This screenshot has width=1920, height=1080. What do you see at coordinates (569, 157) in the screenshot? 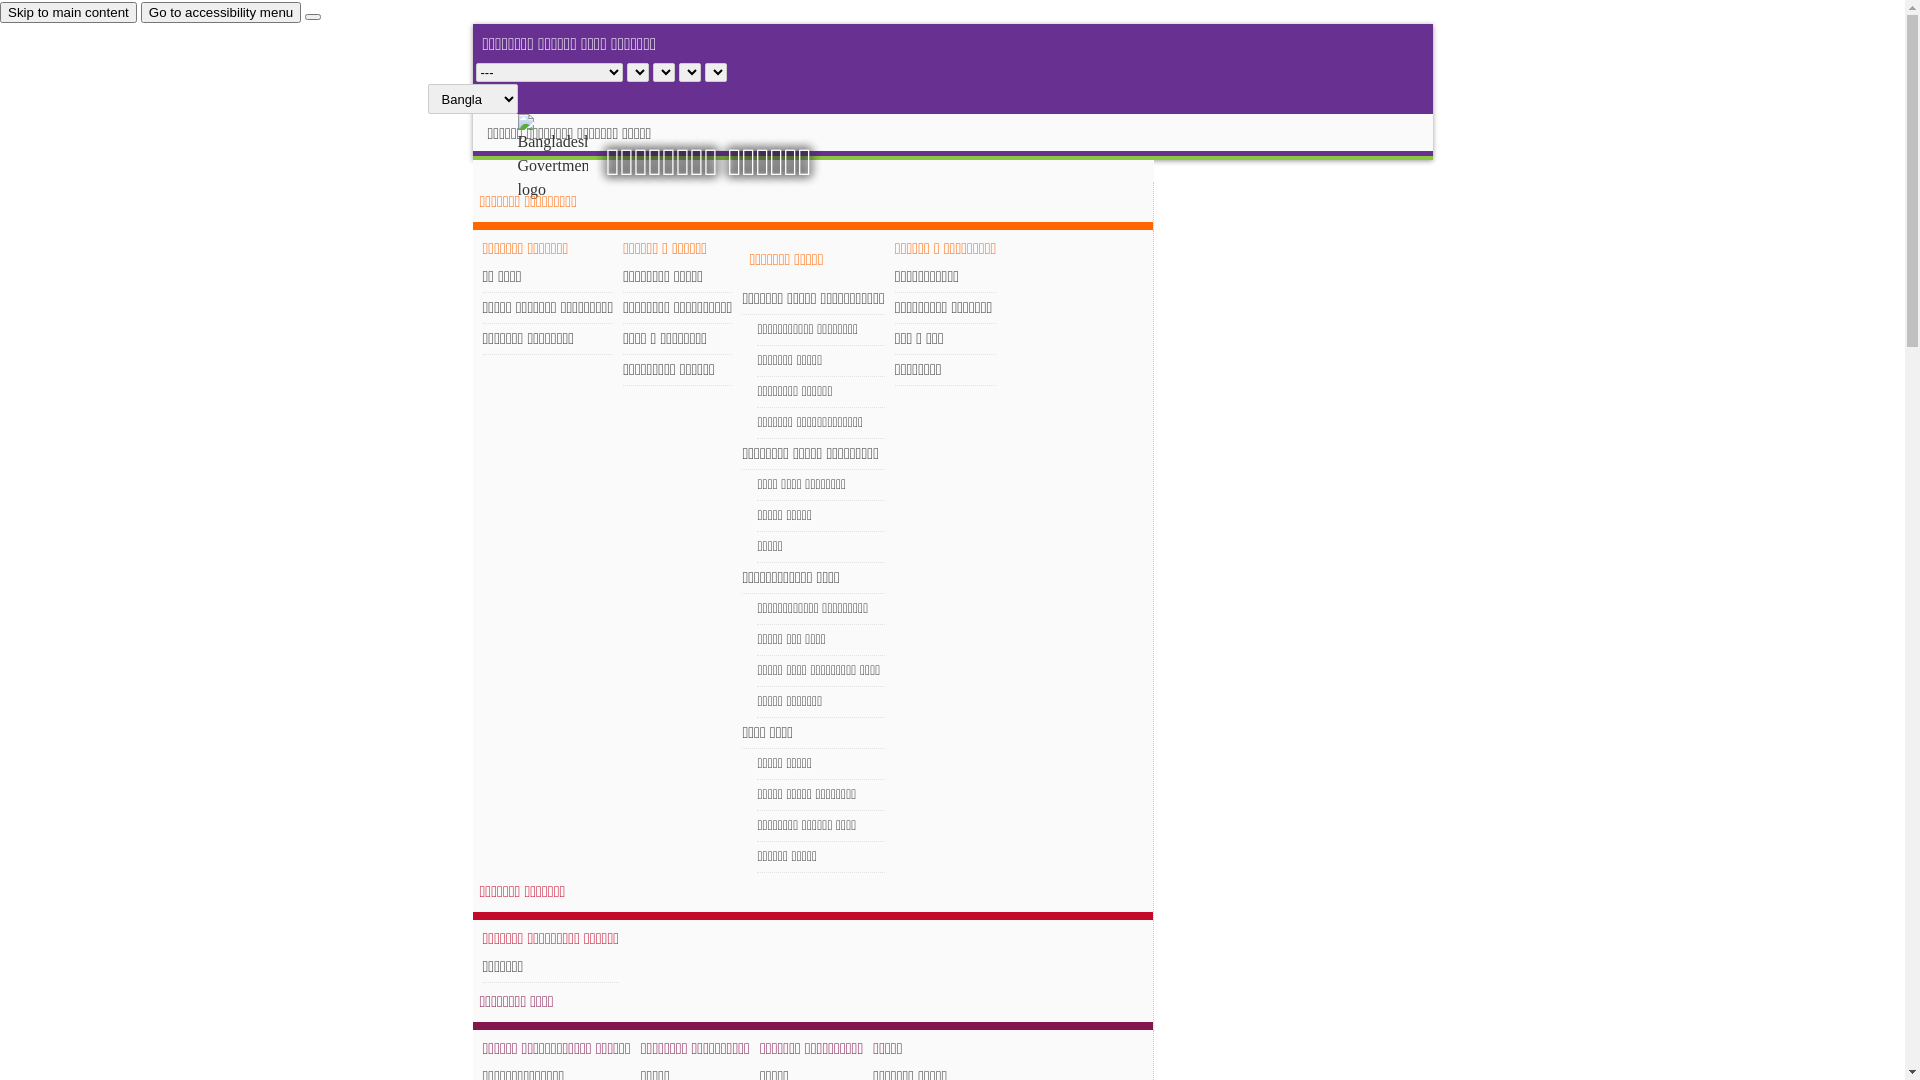
I see `'` at bounding box center [569, 157].